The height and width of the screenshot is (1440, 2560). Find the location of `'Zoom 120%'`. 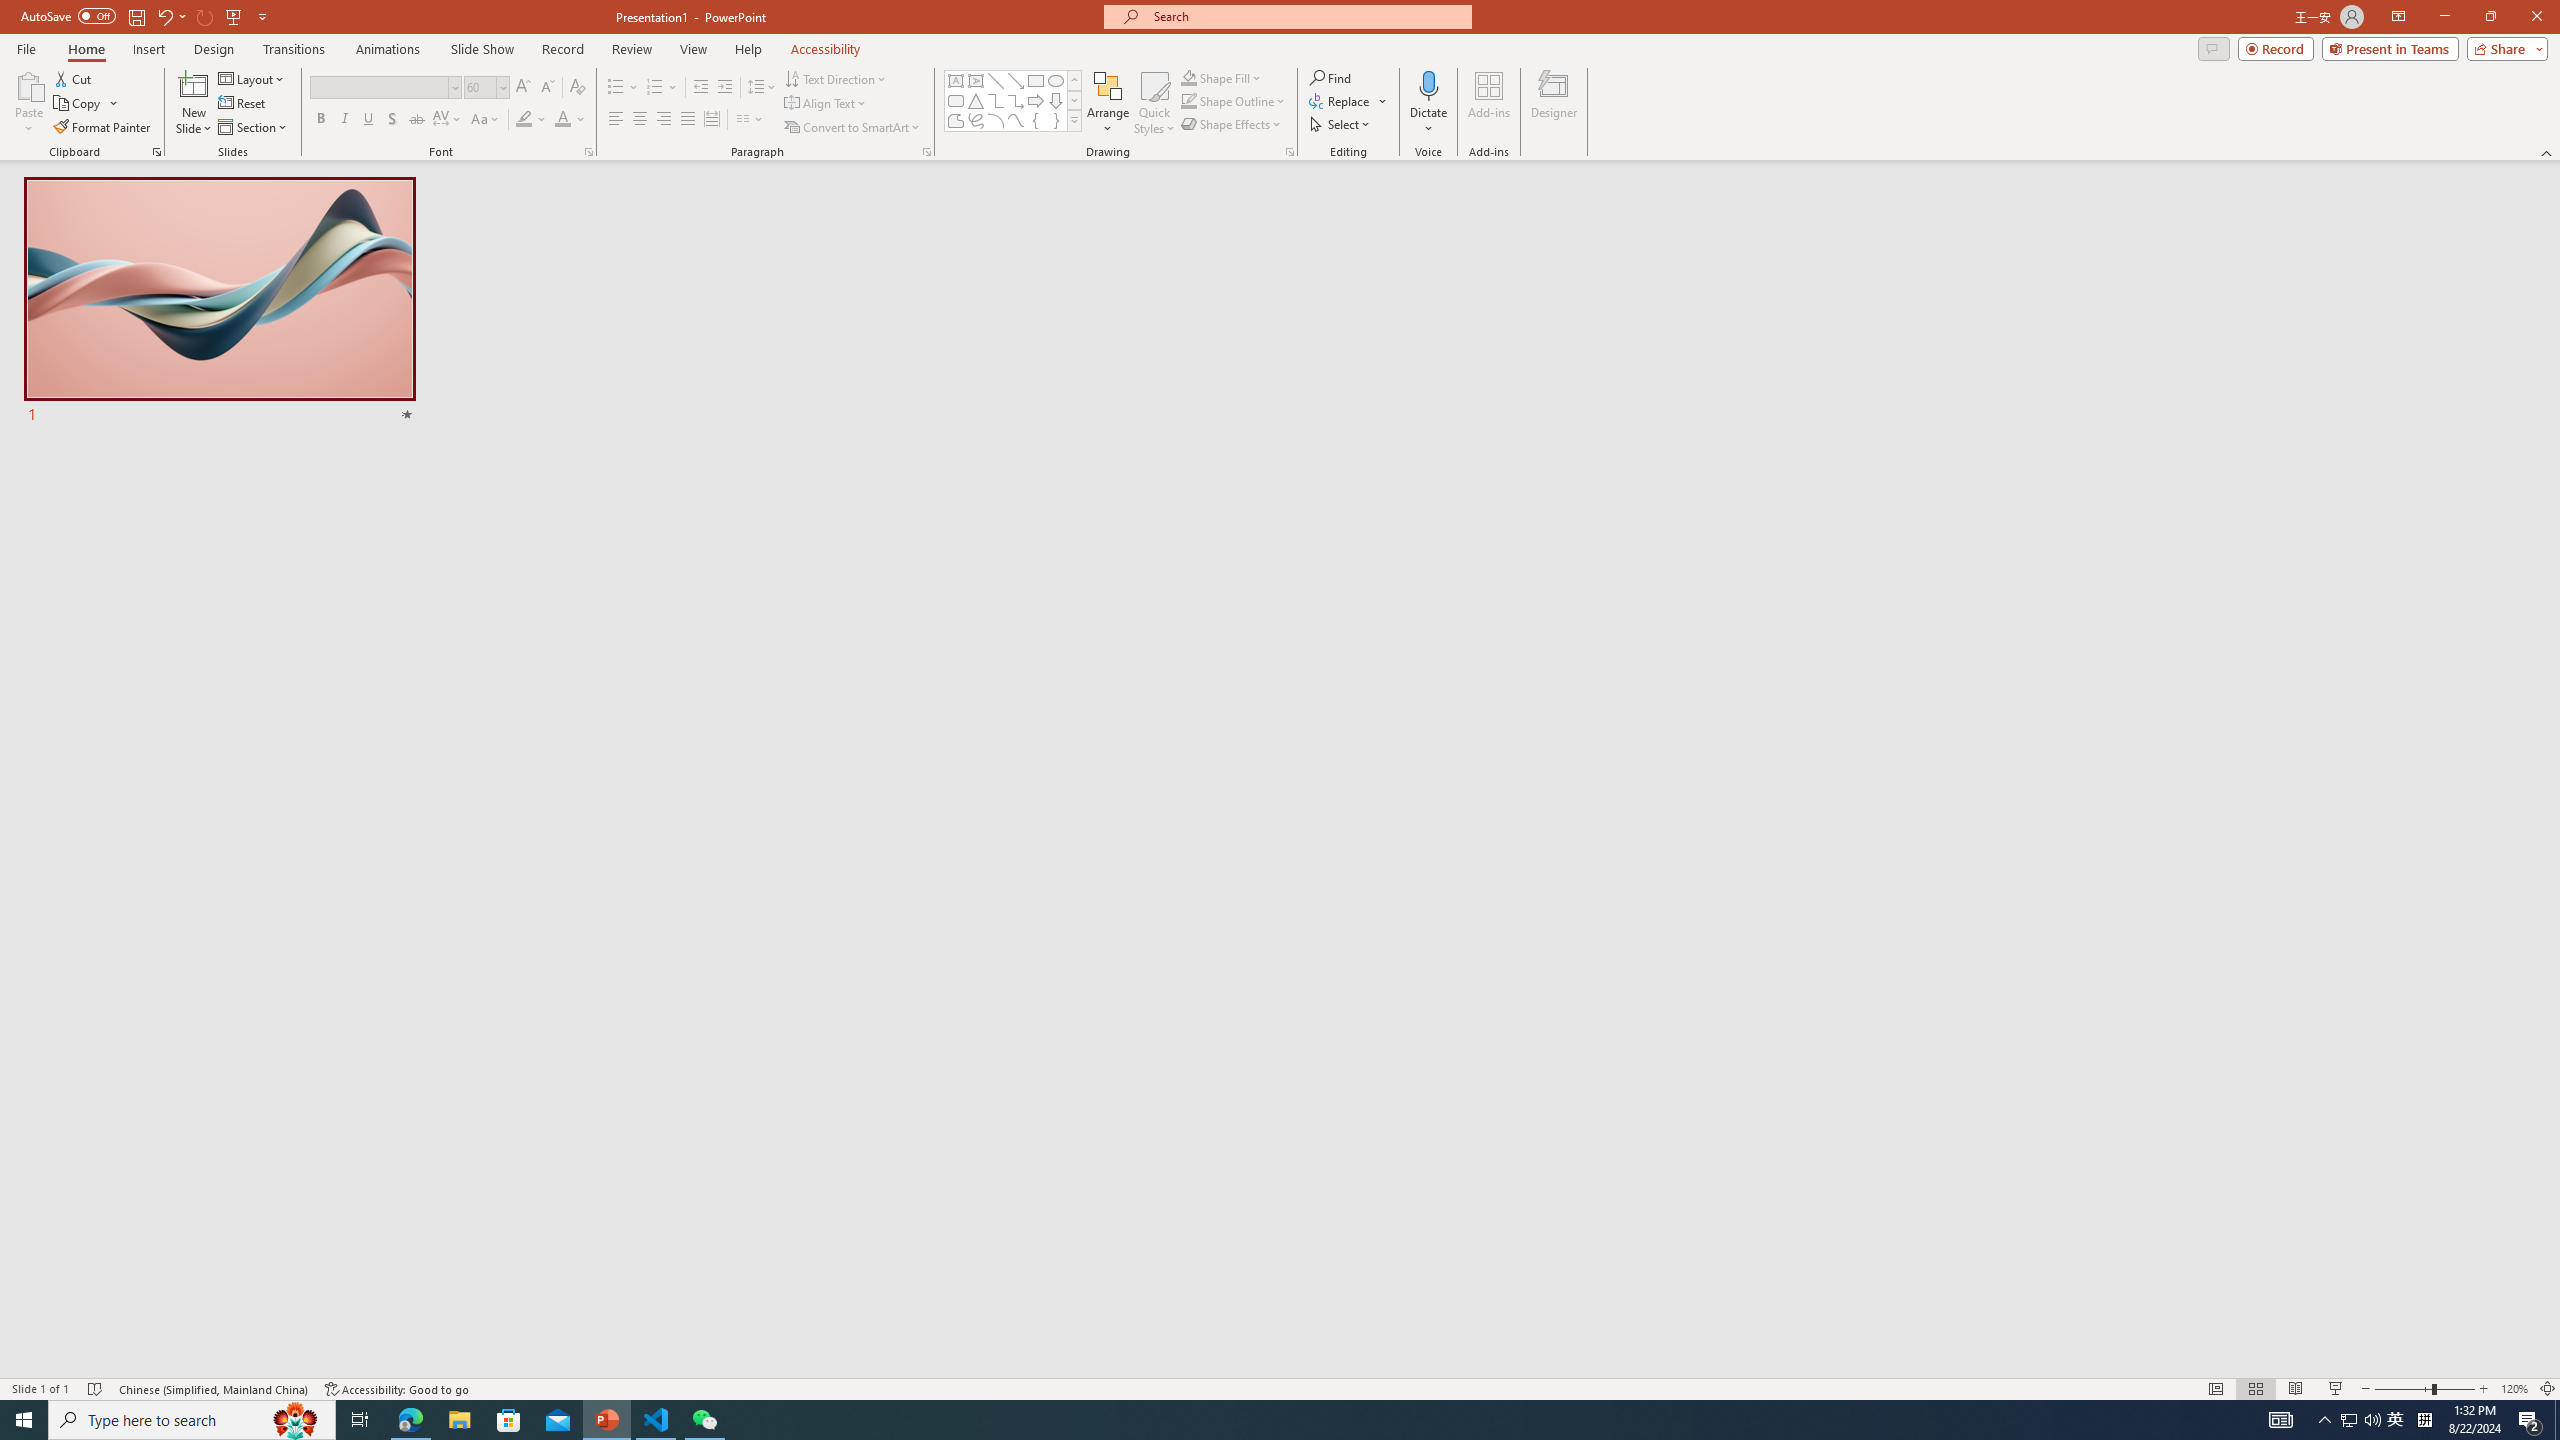

'Zoom 120%' is located at coordinates (2515, 1389).